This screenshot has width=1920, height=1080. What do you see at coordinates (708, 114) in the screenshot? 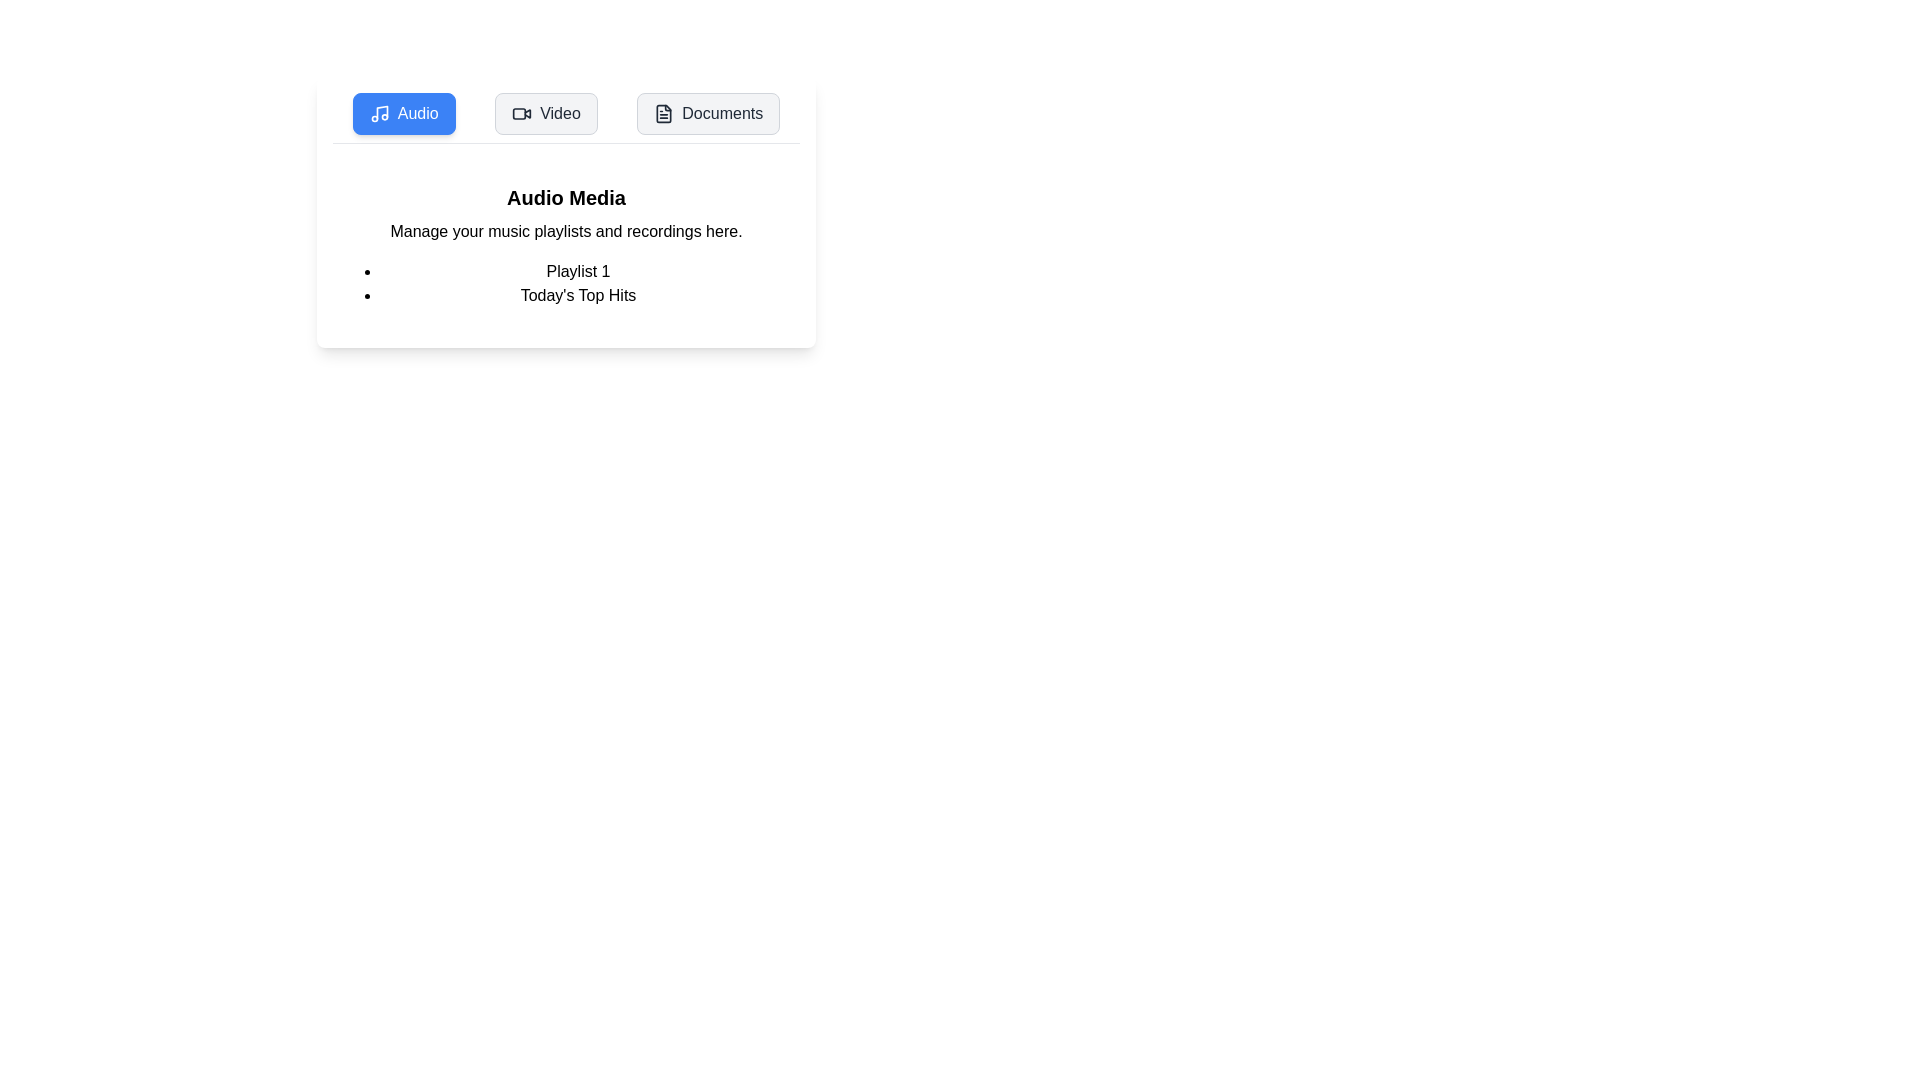
I see `the Documents tab to switch to its content` at bounding box center [708, 114].